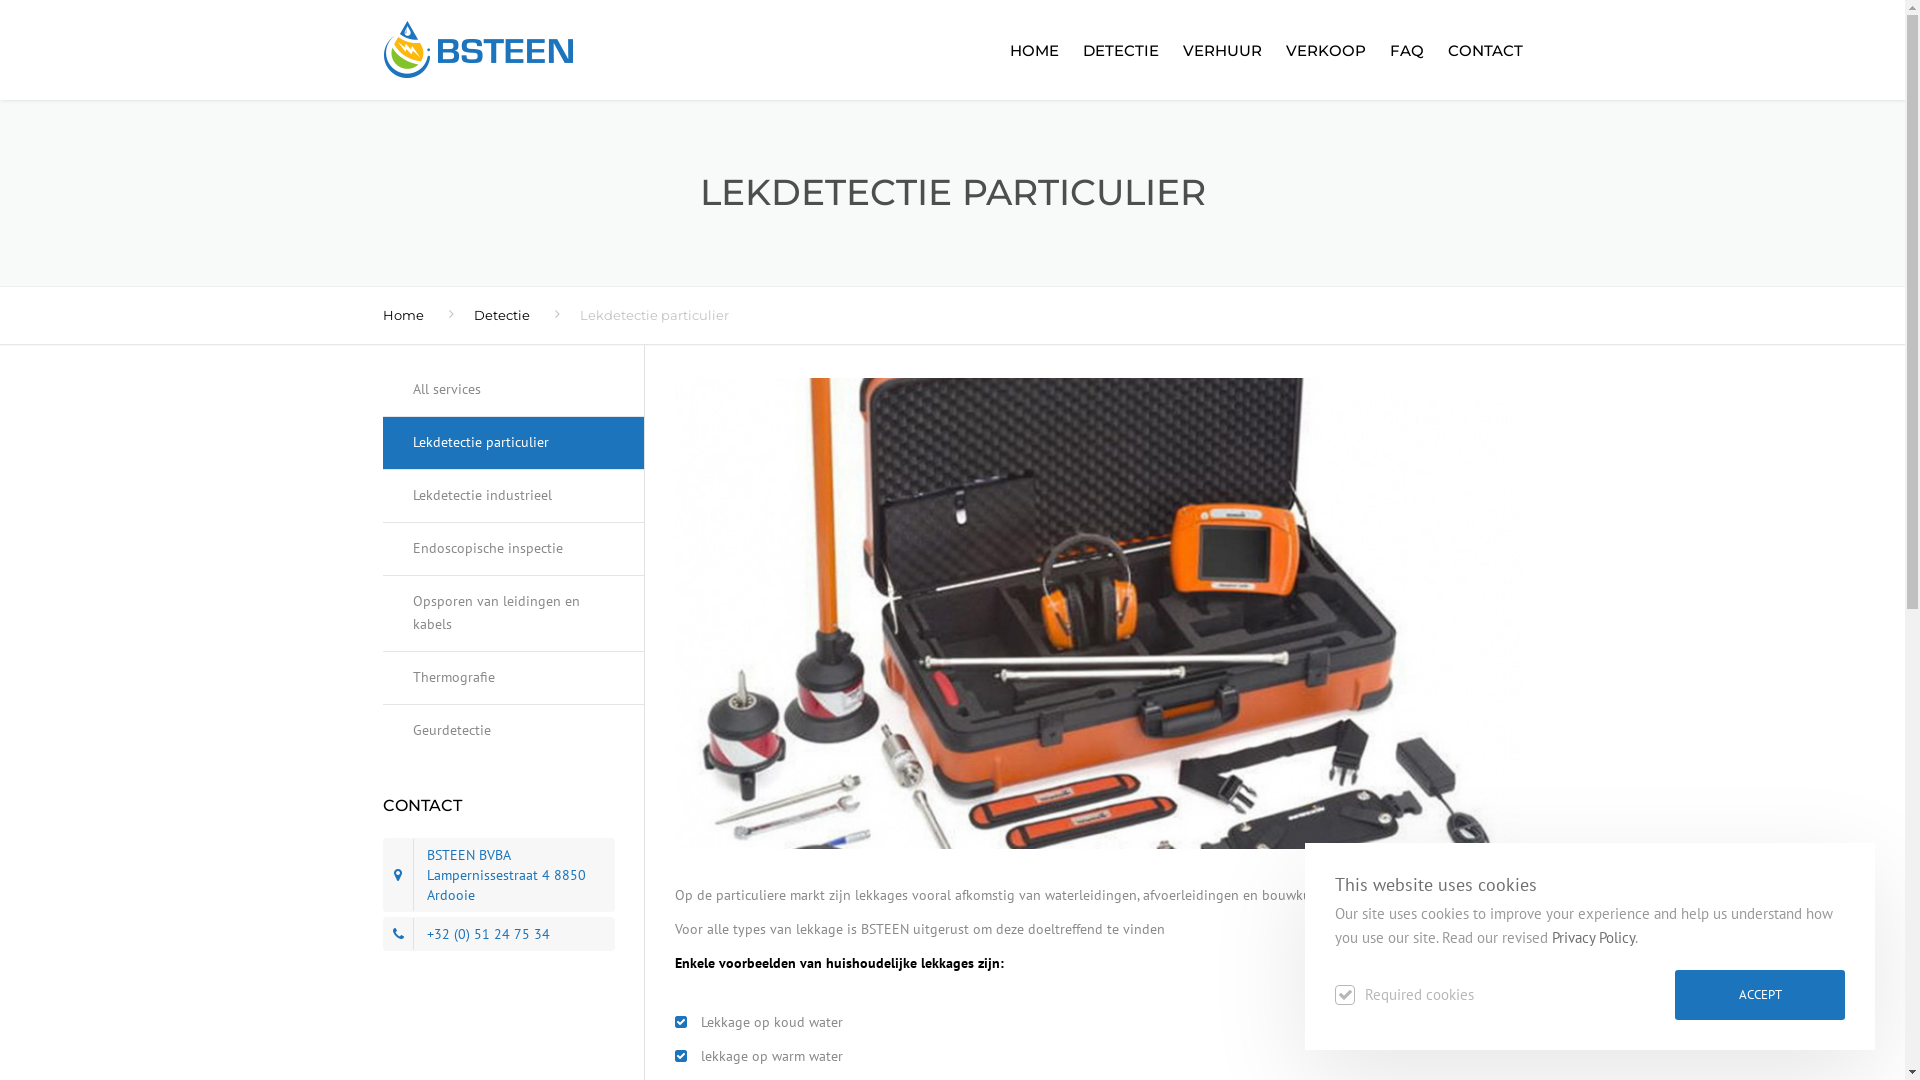  What do you see at coordinates (1220, 49) in the screenshot?
I see `'VERHUUR'` at bounding box center [1220, 49].